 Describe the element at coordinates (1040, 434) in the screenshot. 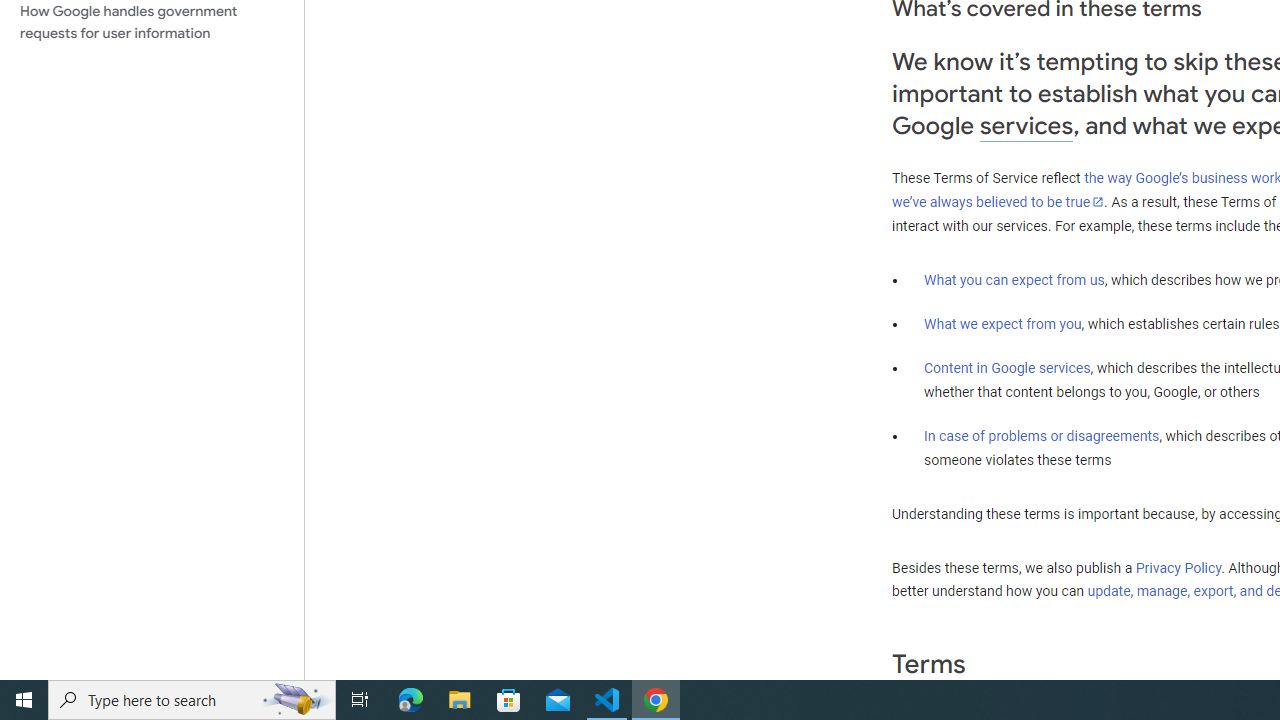

I see `'In case of problems or disagreements'` at that location.